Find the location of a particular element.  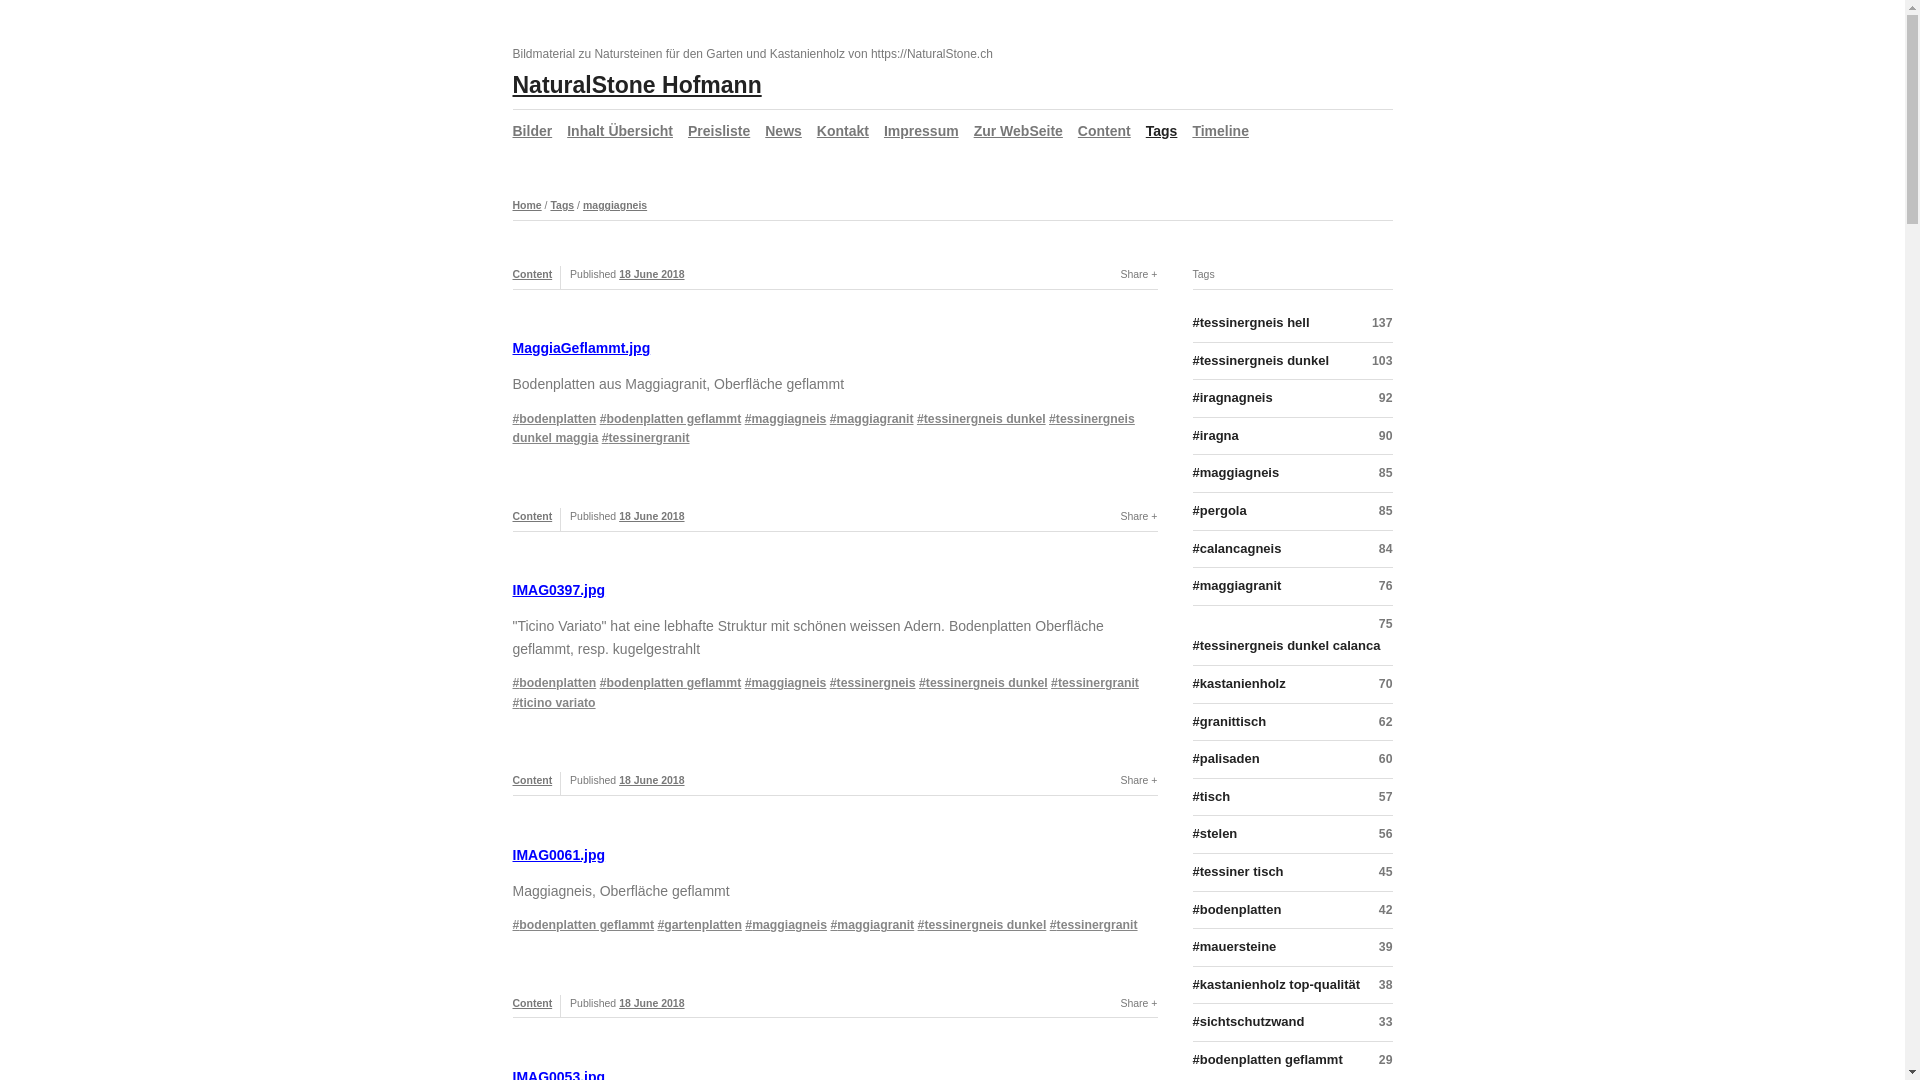

'70 is located at coordinates (1191, 684).